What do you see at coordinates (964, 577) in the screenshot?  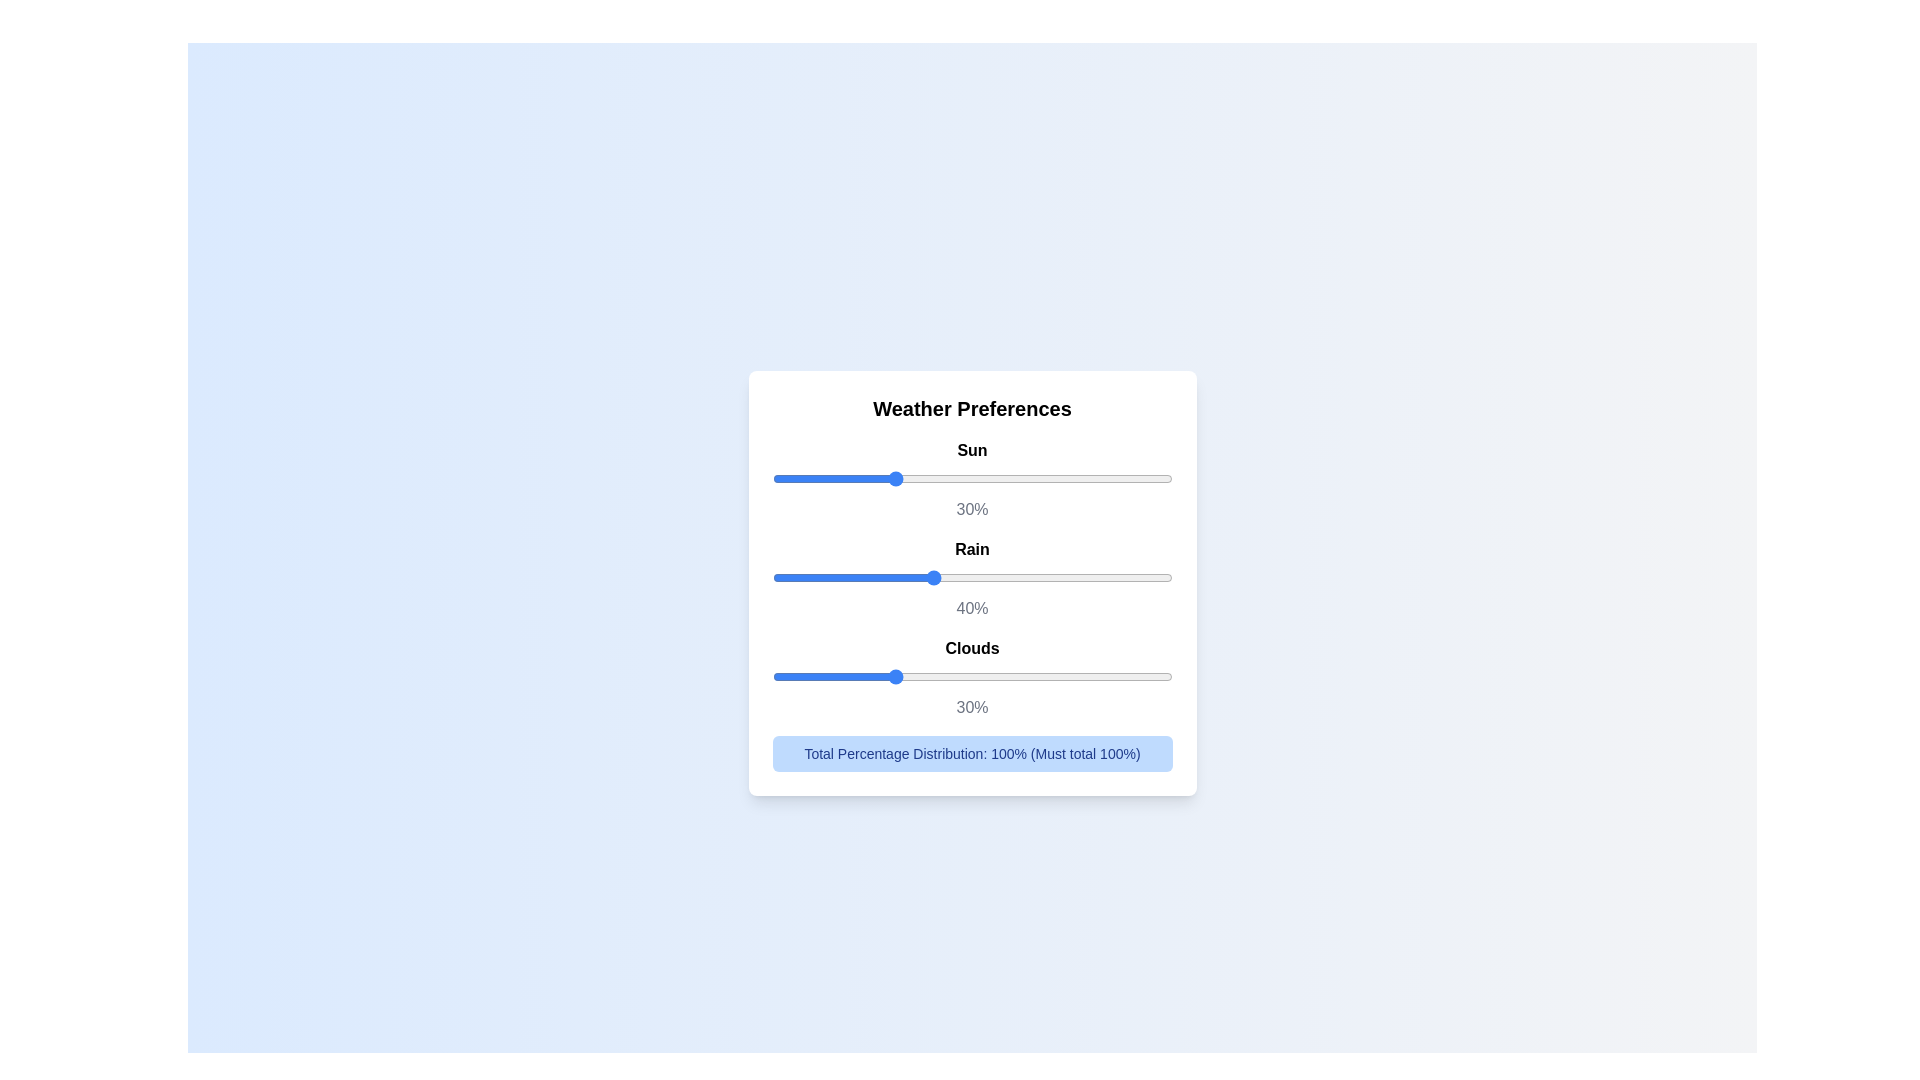 I see `the 'Rain' slider to 48%` at bounding box center [964, 577].